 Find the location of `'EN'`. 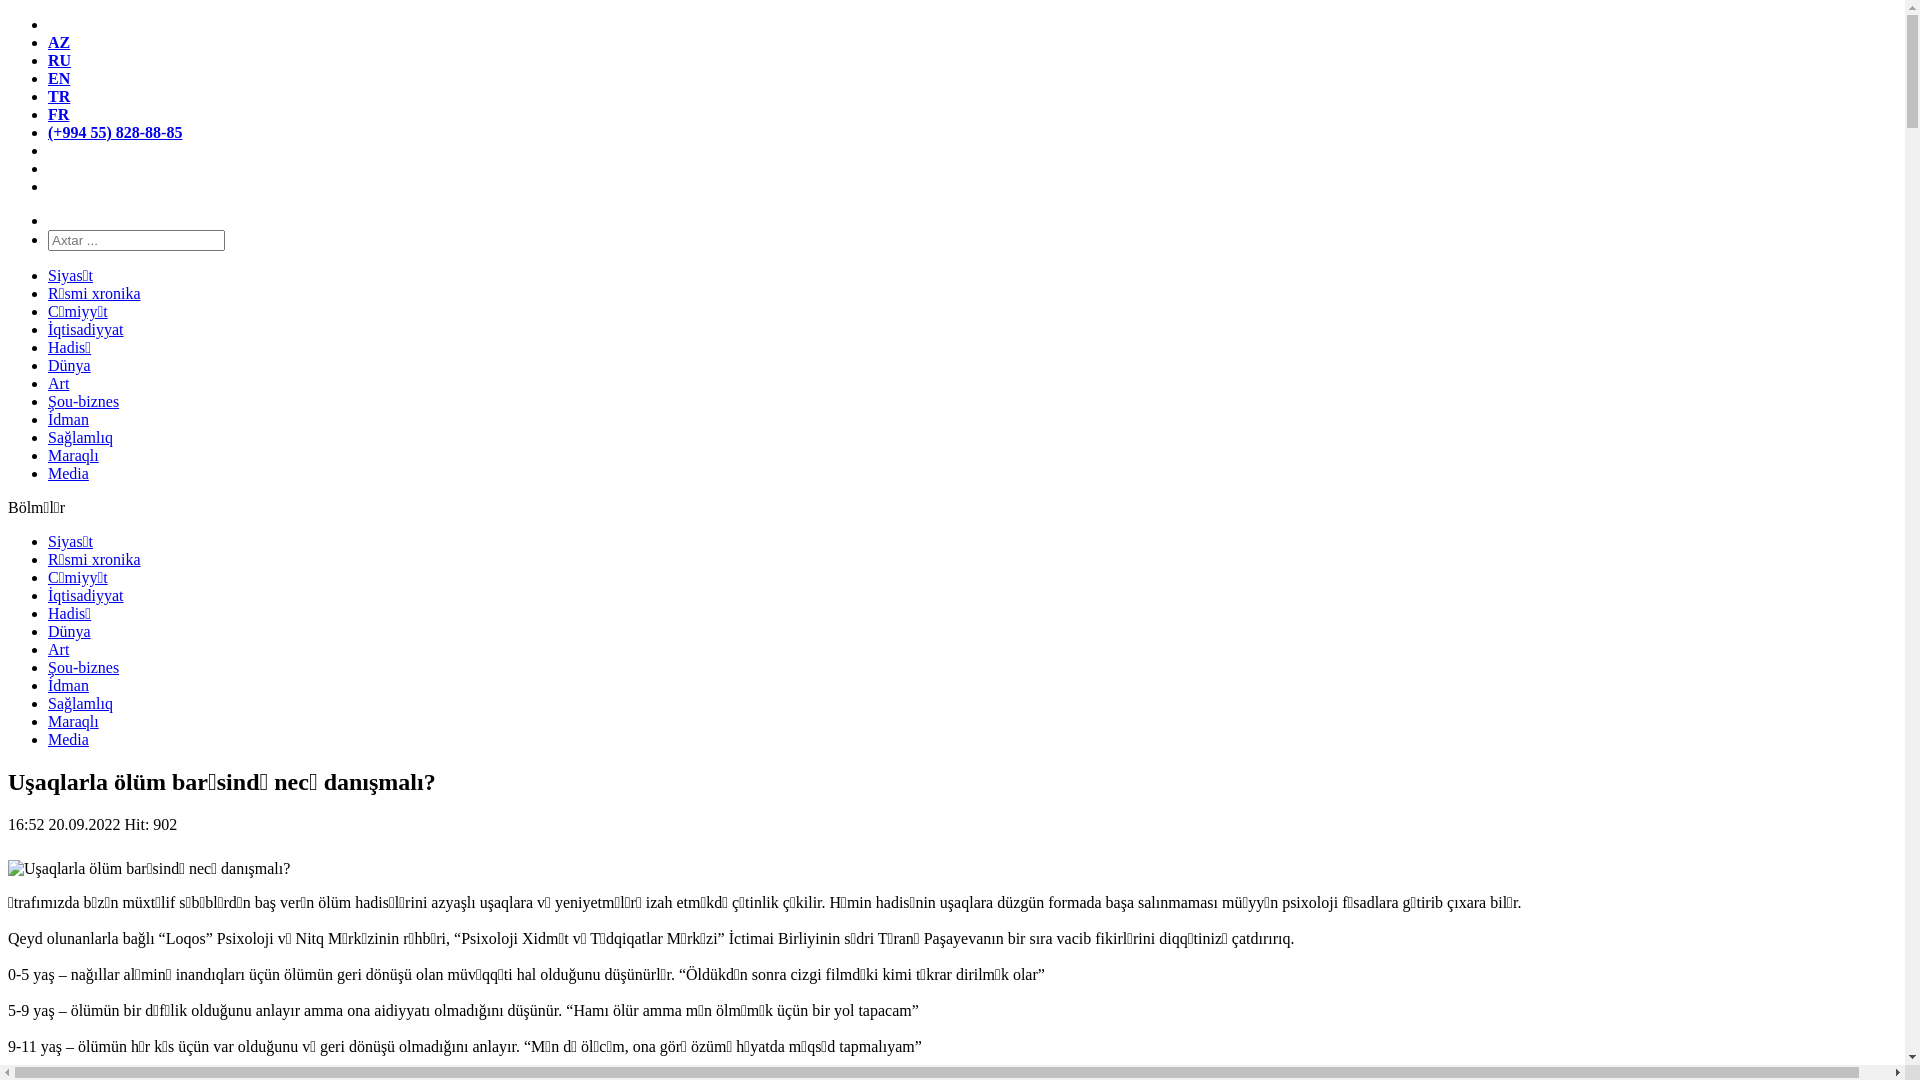

'EN' is located at coordinates (48, 77).